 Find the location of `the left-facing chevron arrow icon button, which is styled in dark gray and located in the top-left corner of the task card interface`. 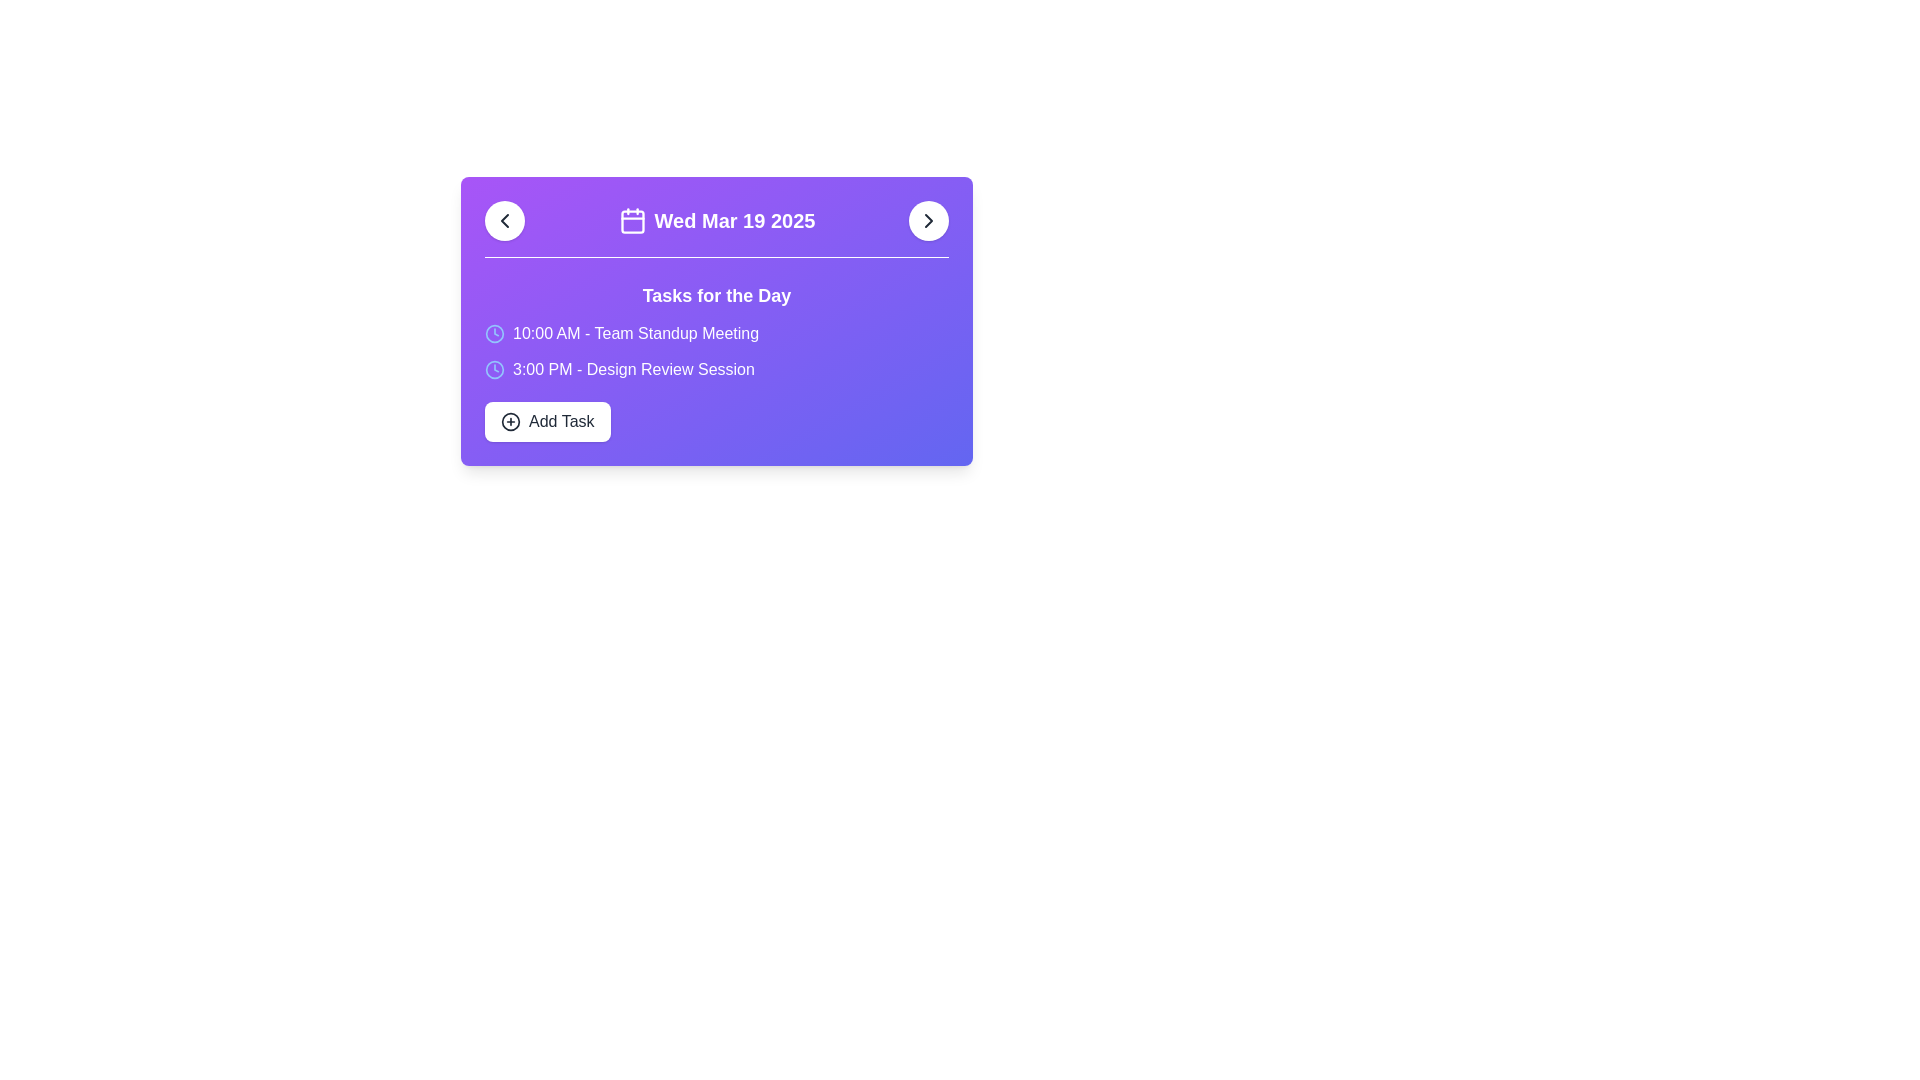

the left-facing chevron arrow icon button, which is styled in dark gray and located in the top-left corner of the task card interface is located at coordinates (504, 220).